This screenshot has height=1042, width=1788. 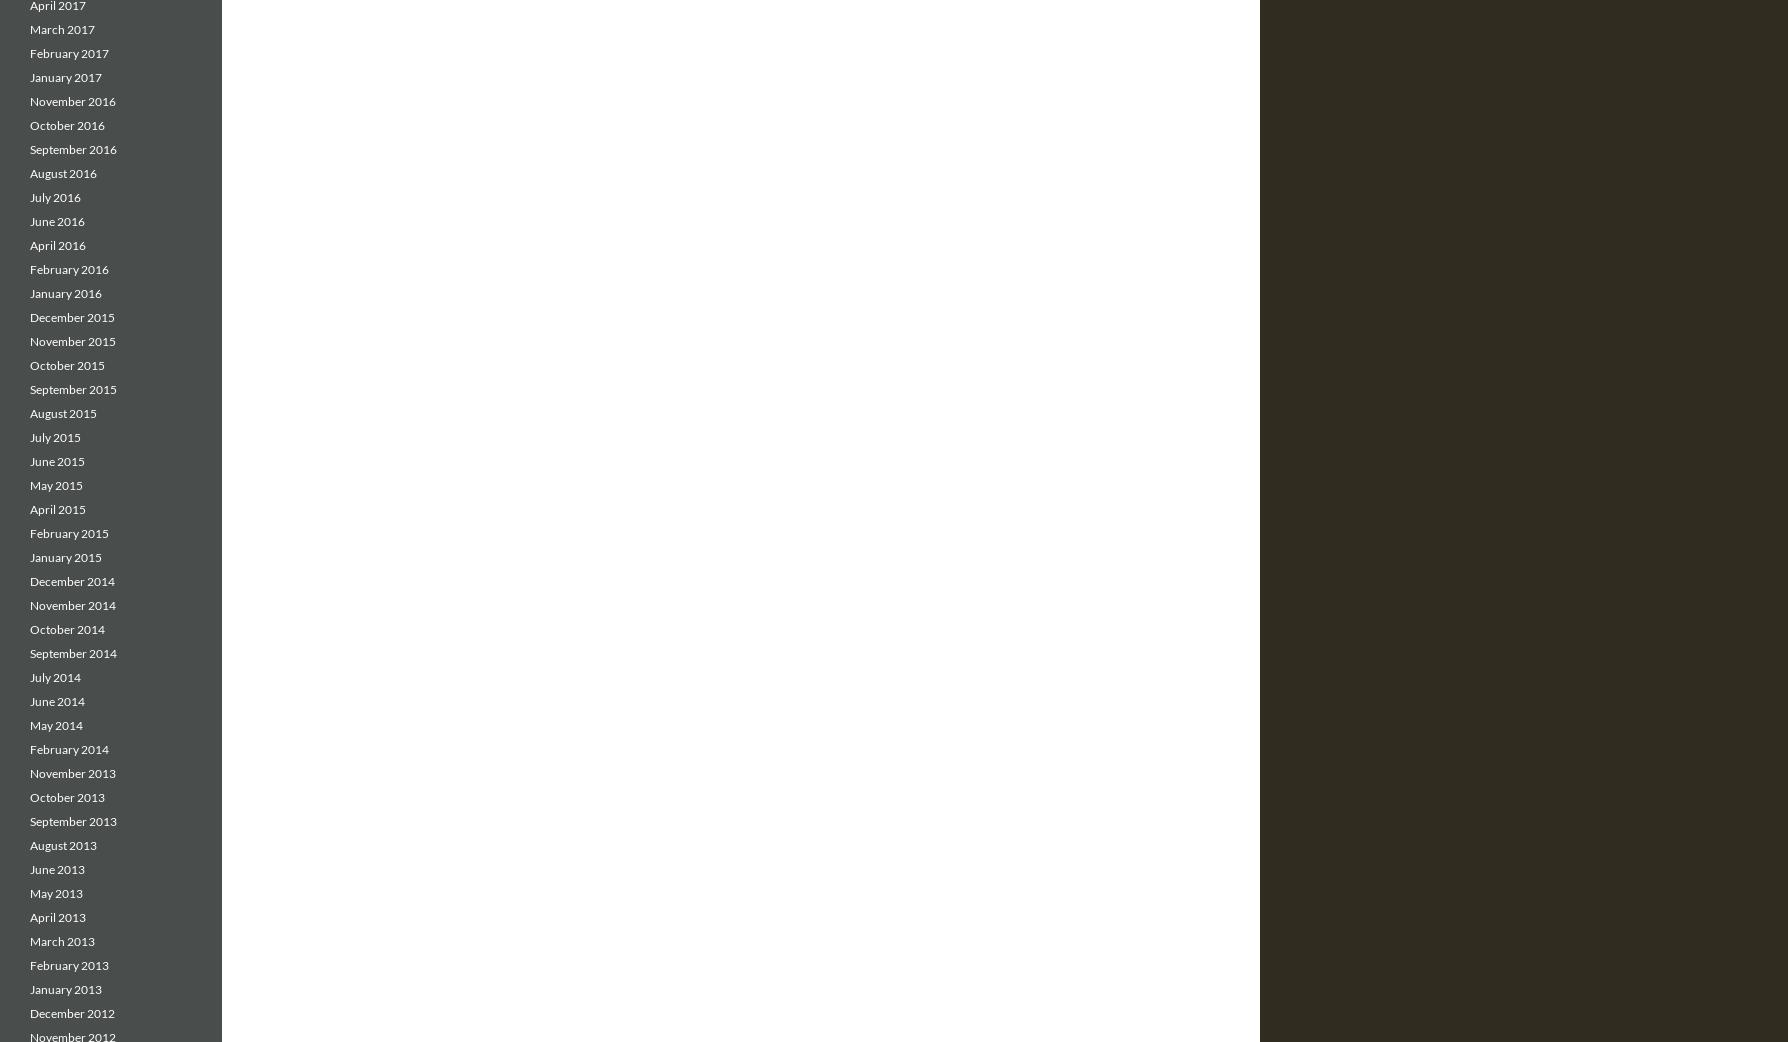 I want to click on 'August 2015', so click(x=63, y=412).